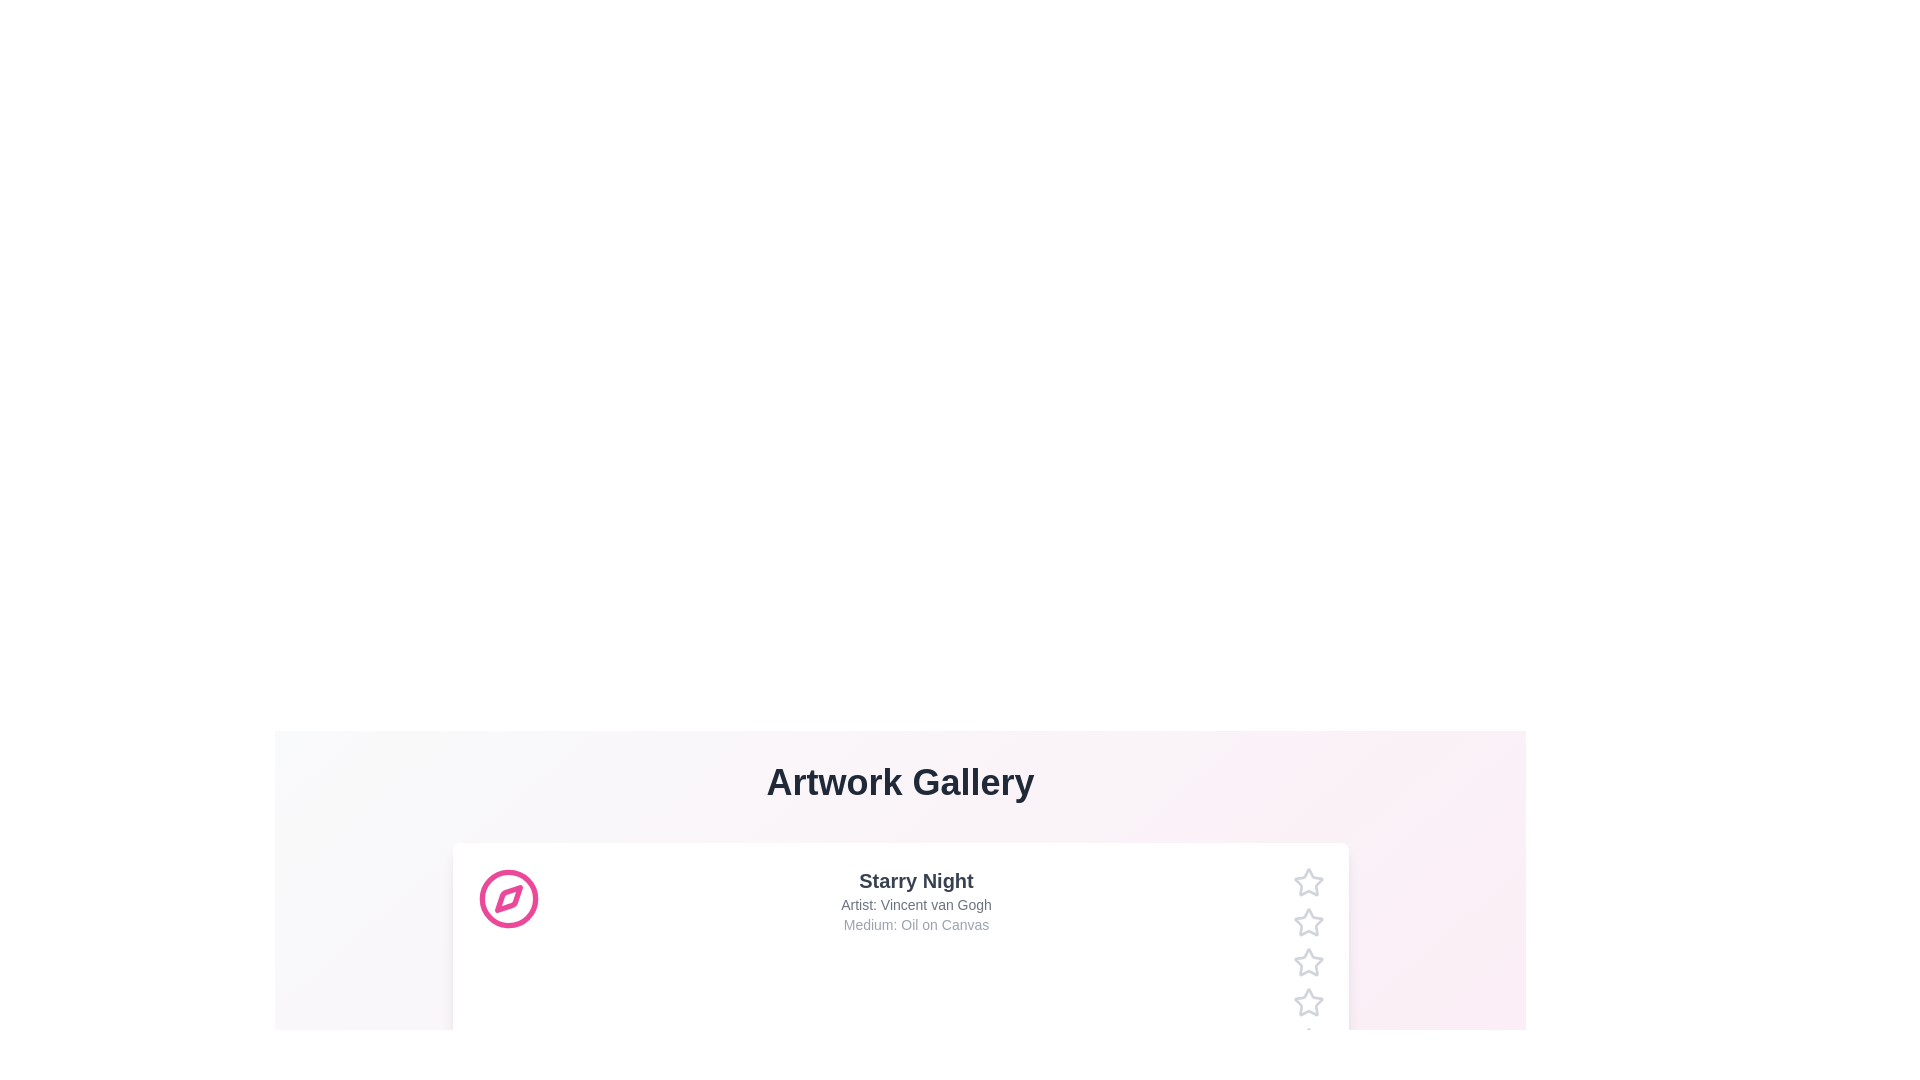 The width and height of the screenshot is (1920, 1080). What do you see at coordinates (1292, 1002) in the screenshot?
I see `the rating for the artwork 'Starry Night' to 4 stars` at bounding box center [1292, 1002].